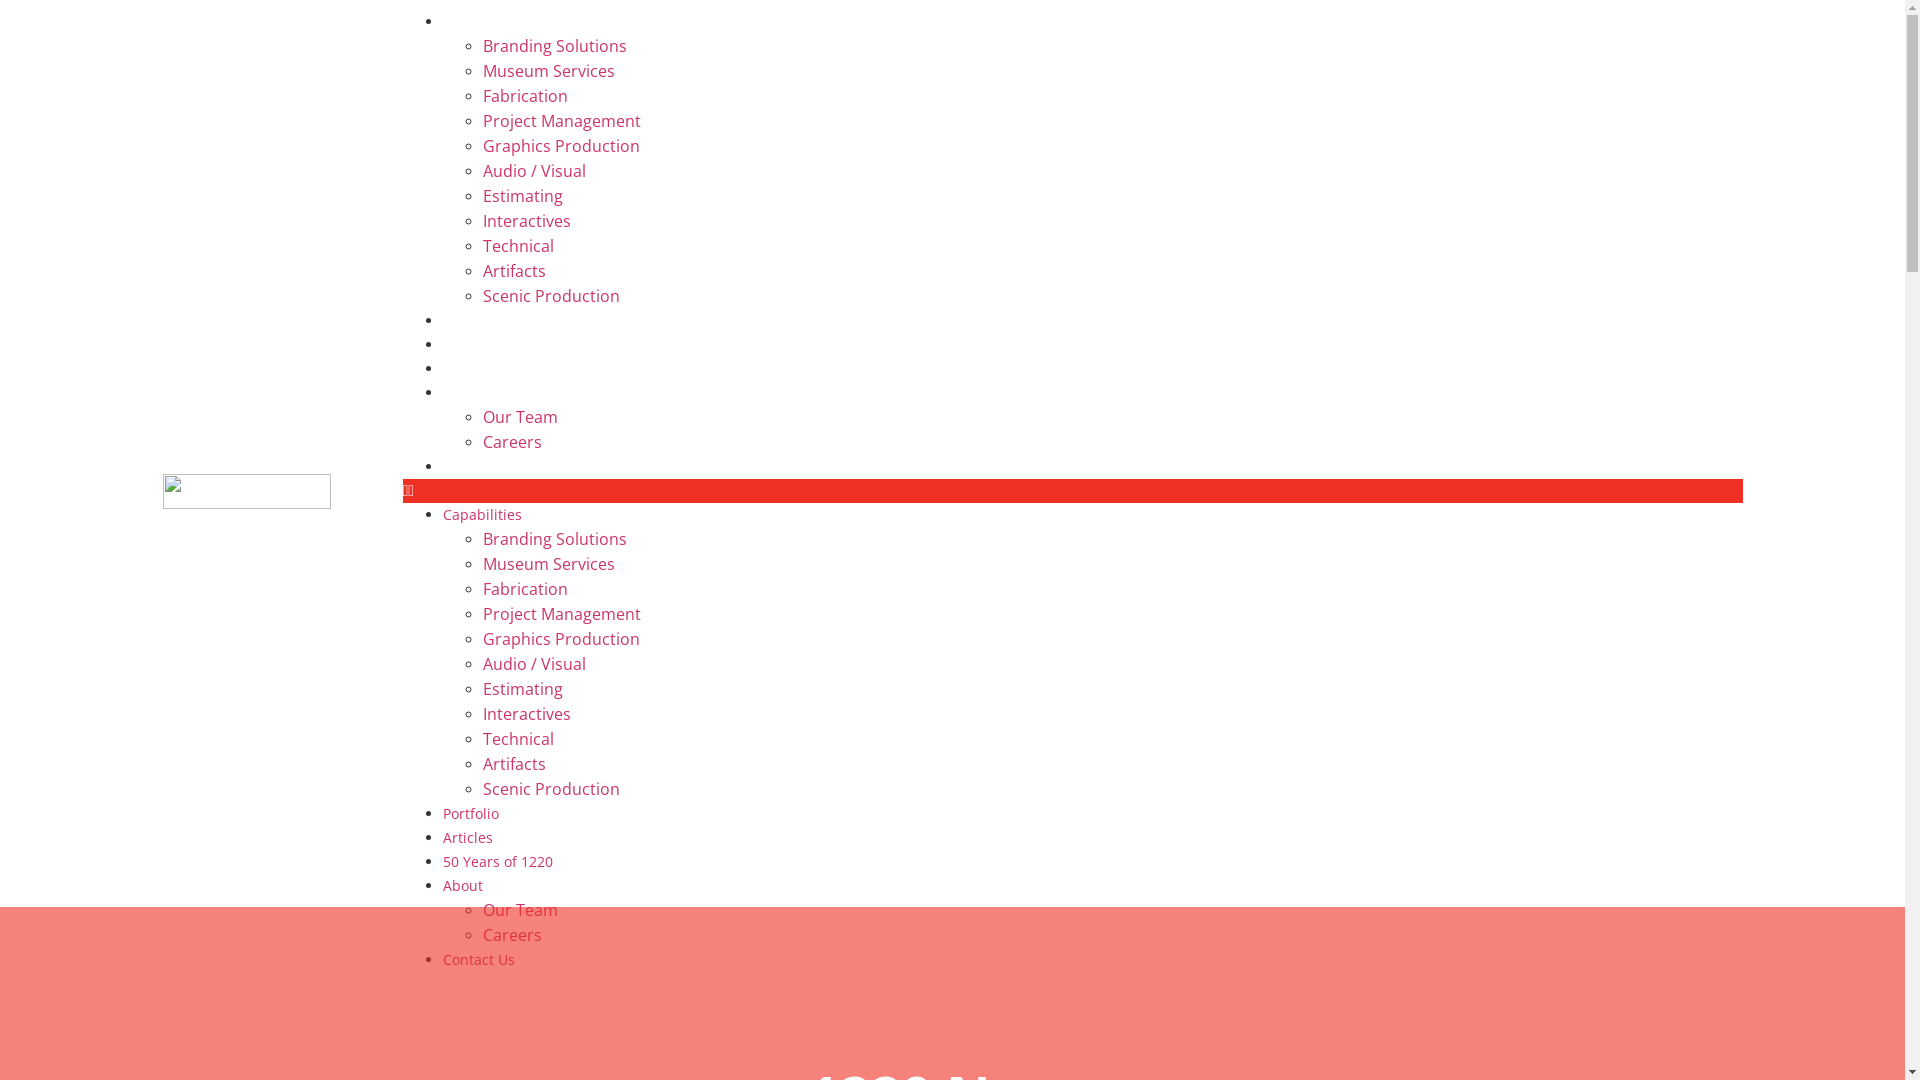 The image size is (1920, 1080). I want to click on 'Estimating', so click(522, 688).